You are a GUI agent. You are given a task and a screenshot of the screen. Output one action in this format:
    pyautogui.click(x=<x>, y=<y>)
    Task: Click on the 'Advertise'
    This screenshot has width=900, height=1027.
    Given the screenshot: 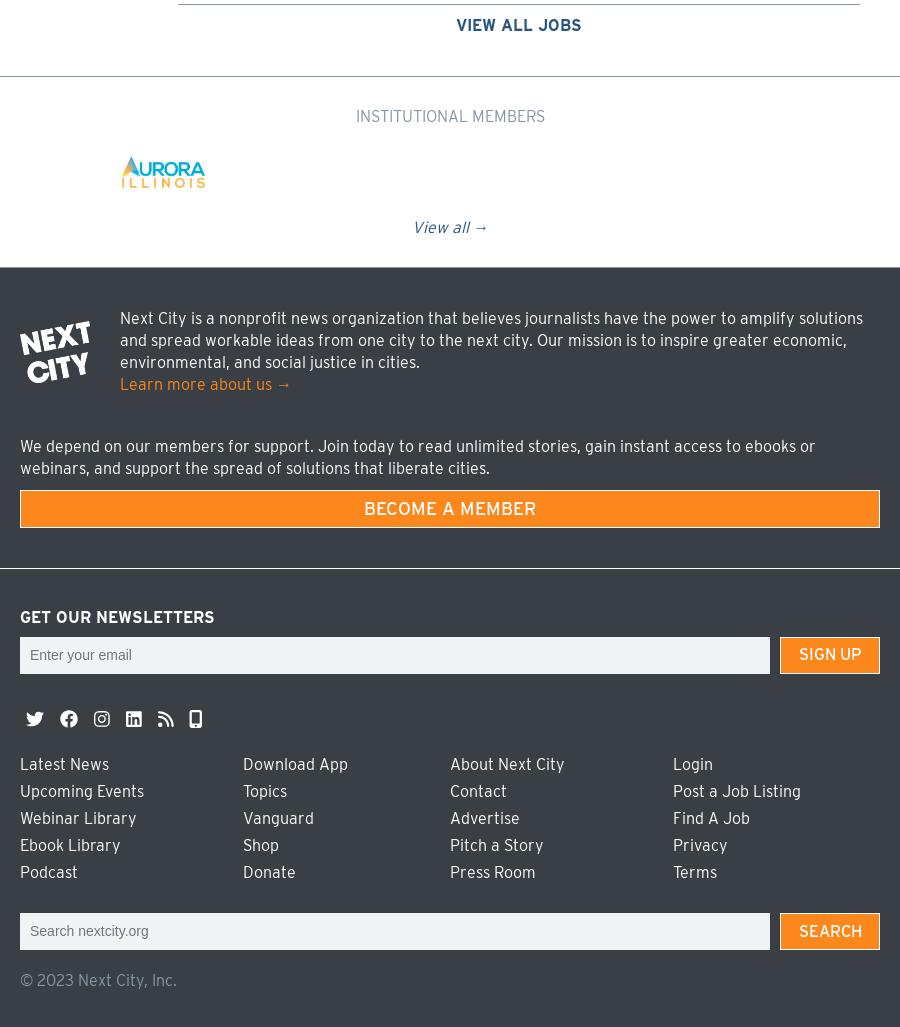 What is the action you would take?
    pyautogui.click(x=484, y=818)
    